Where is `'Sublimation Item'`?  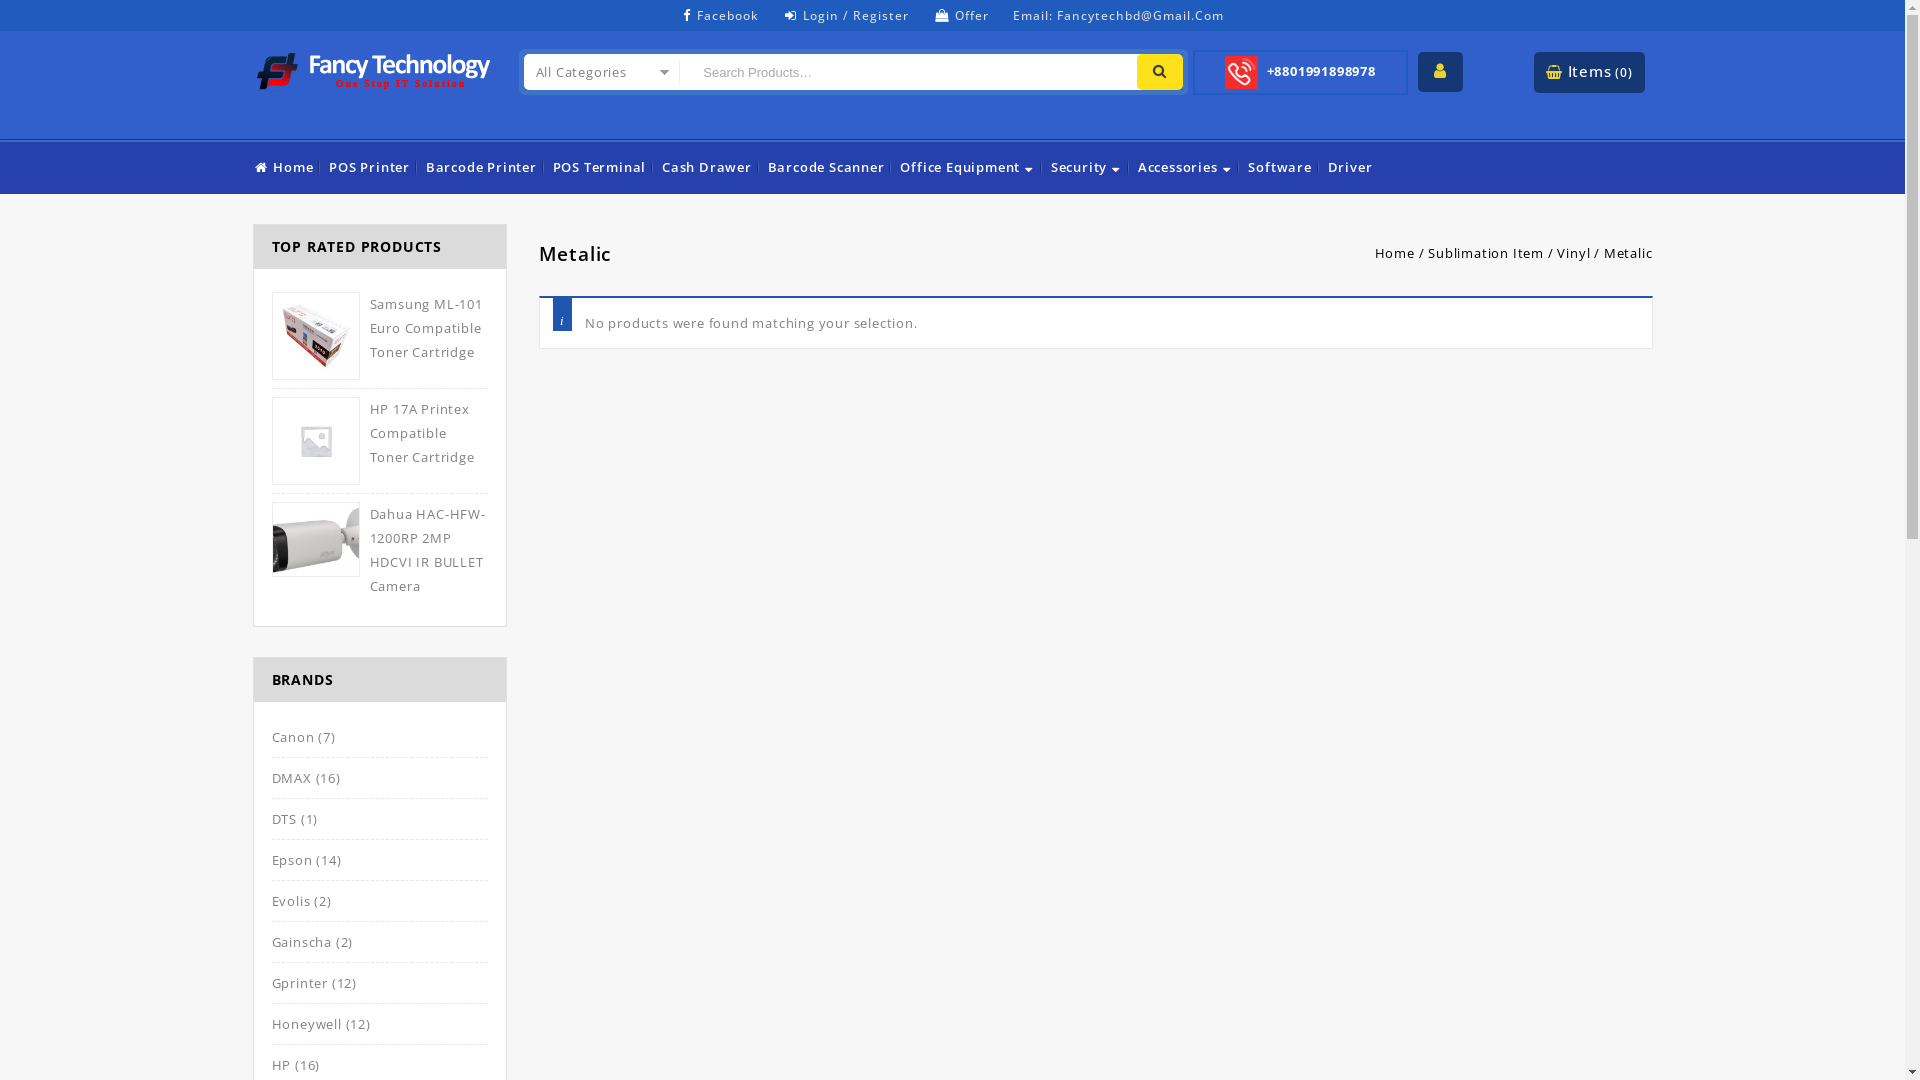
'Sublimation Item' is located at coordinates (1486, 252).